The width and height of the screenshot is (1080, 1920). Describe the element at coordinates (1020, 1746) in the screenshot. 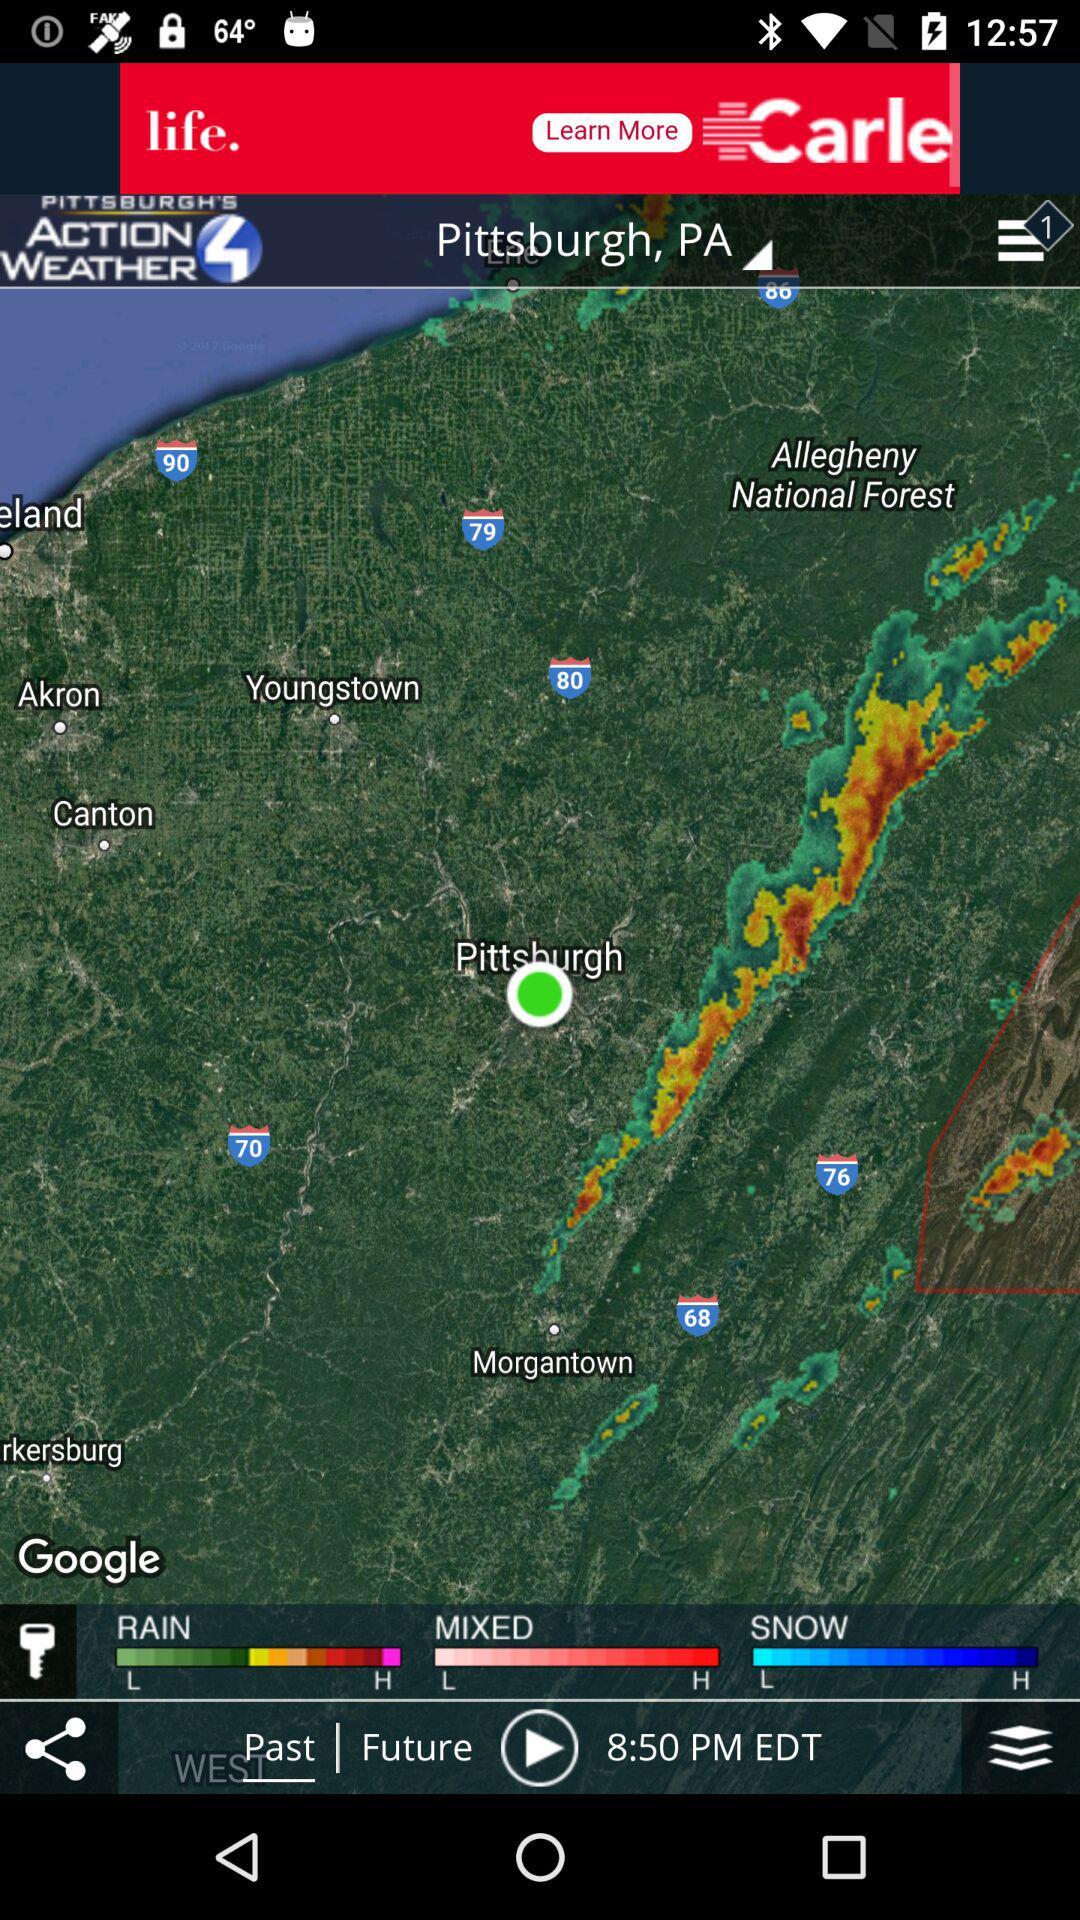

I see `open layers menu` at that location.